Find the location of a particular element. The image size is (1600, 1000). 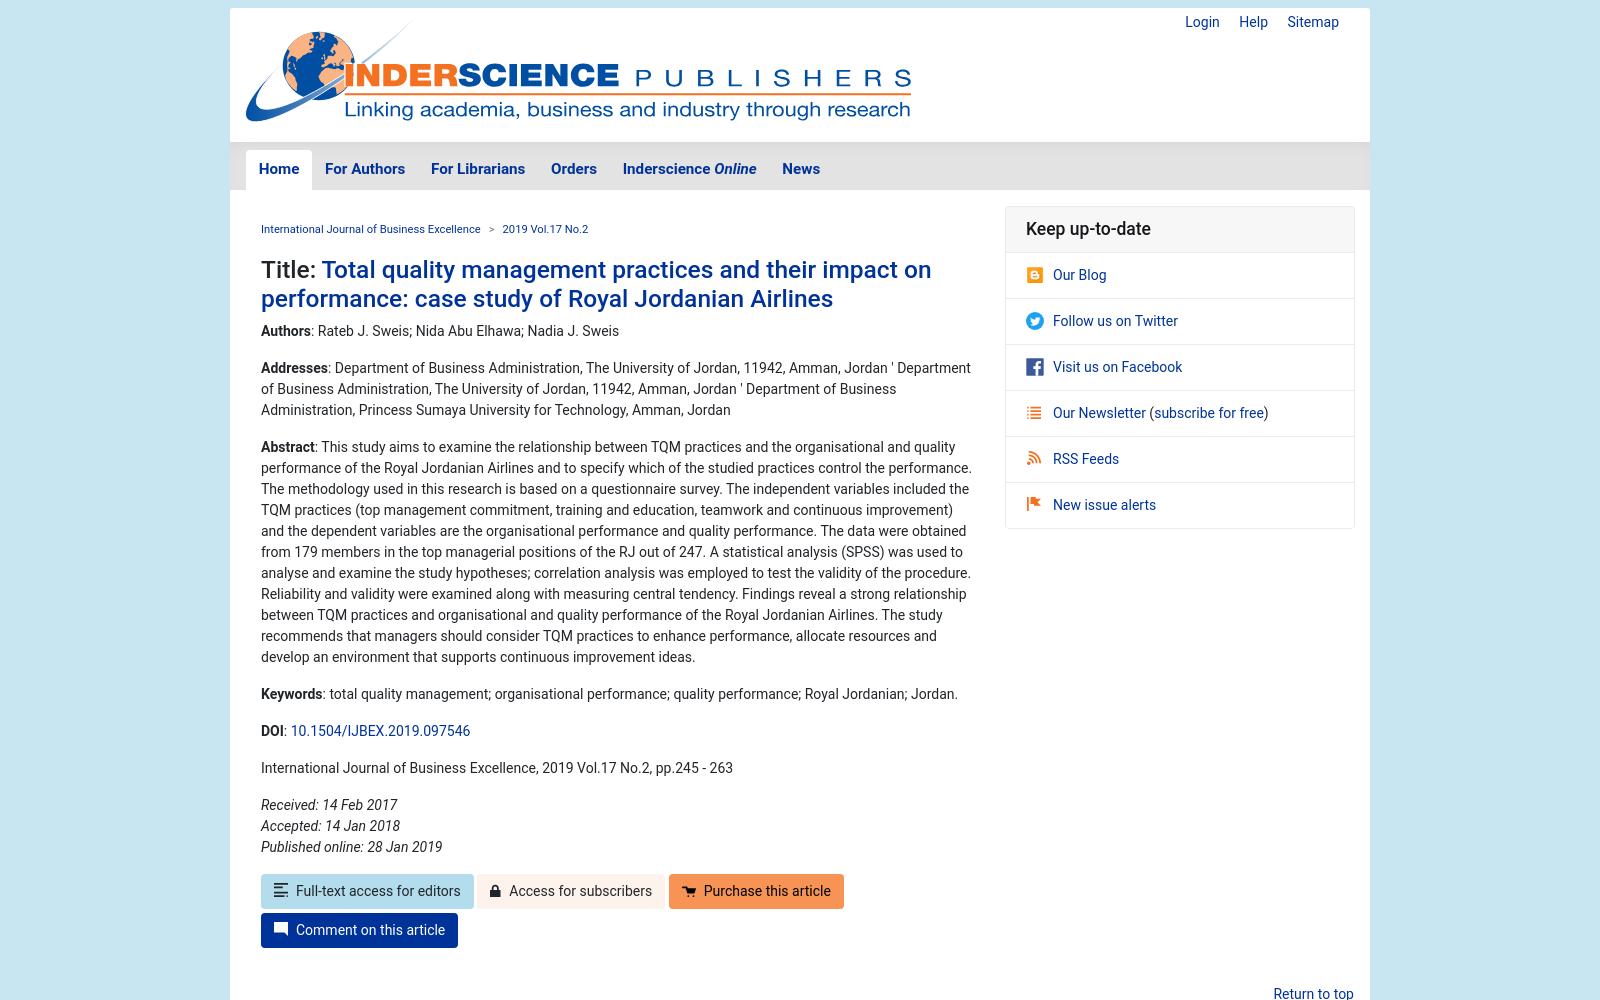

'Full-text access for editors' is located at coordinates (377, 891).